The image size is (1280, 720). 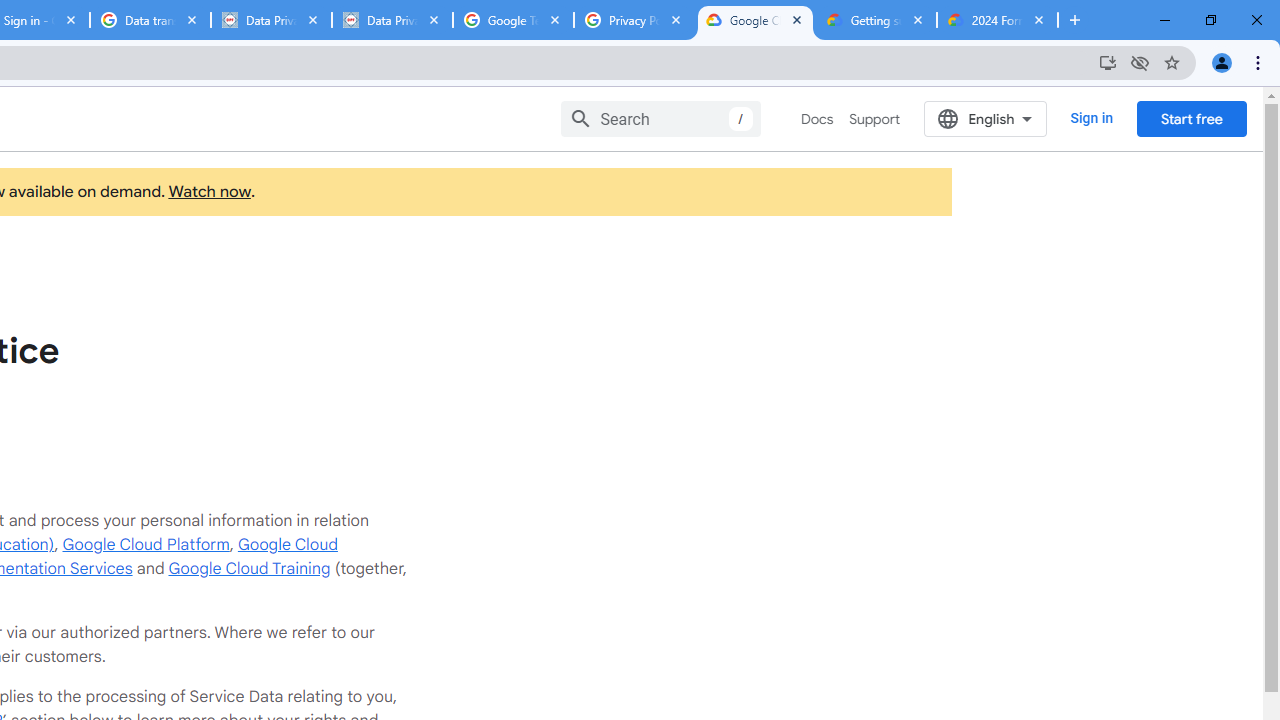 I want to click on 'Start free', so click(x=1191, y=118).